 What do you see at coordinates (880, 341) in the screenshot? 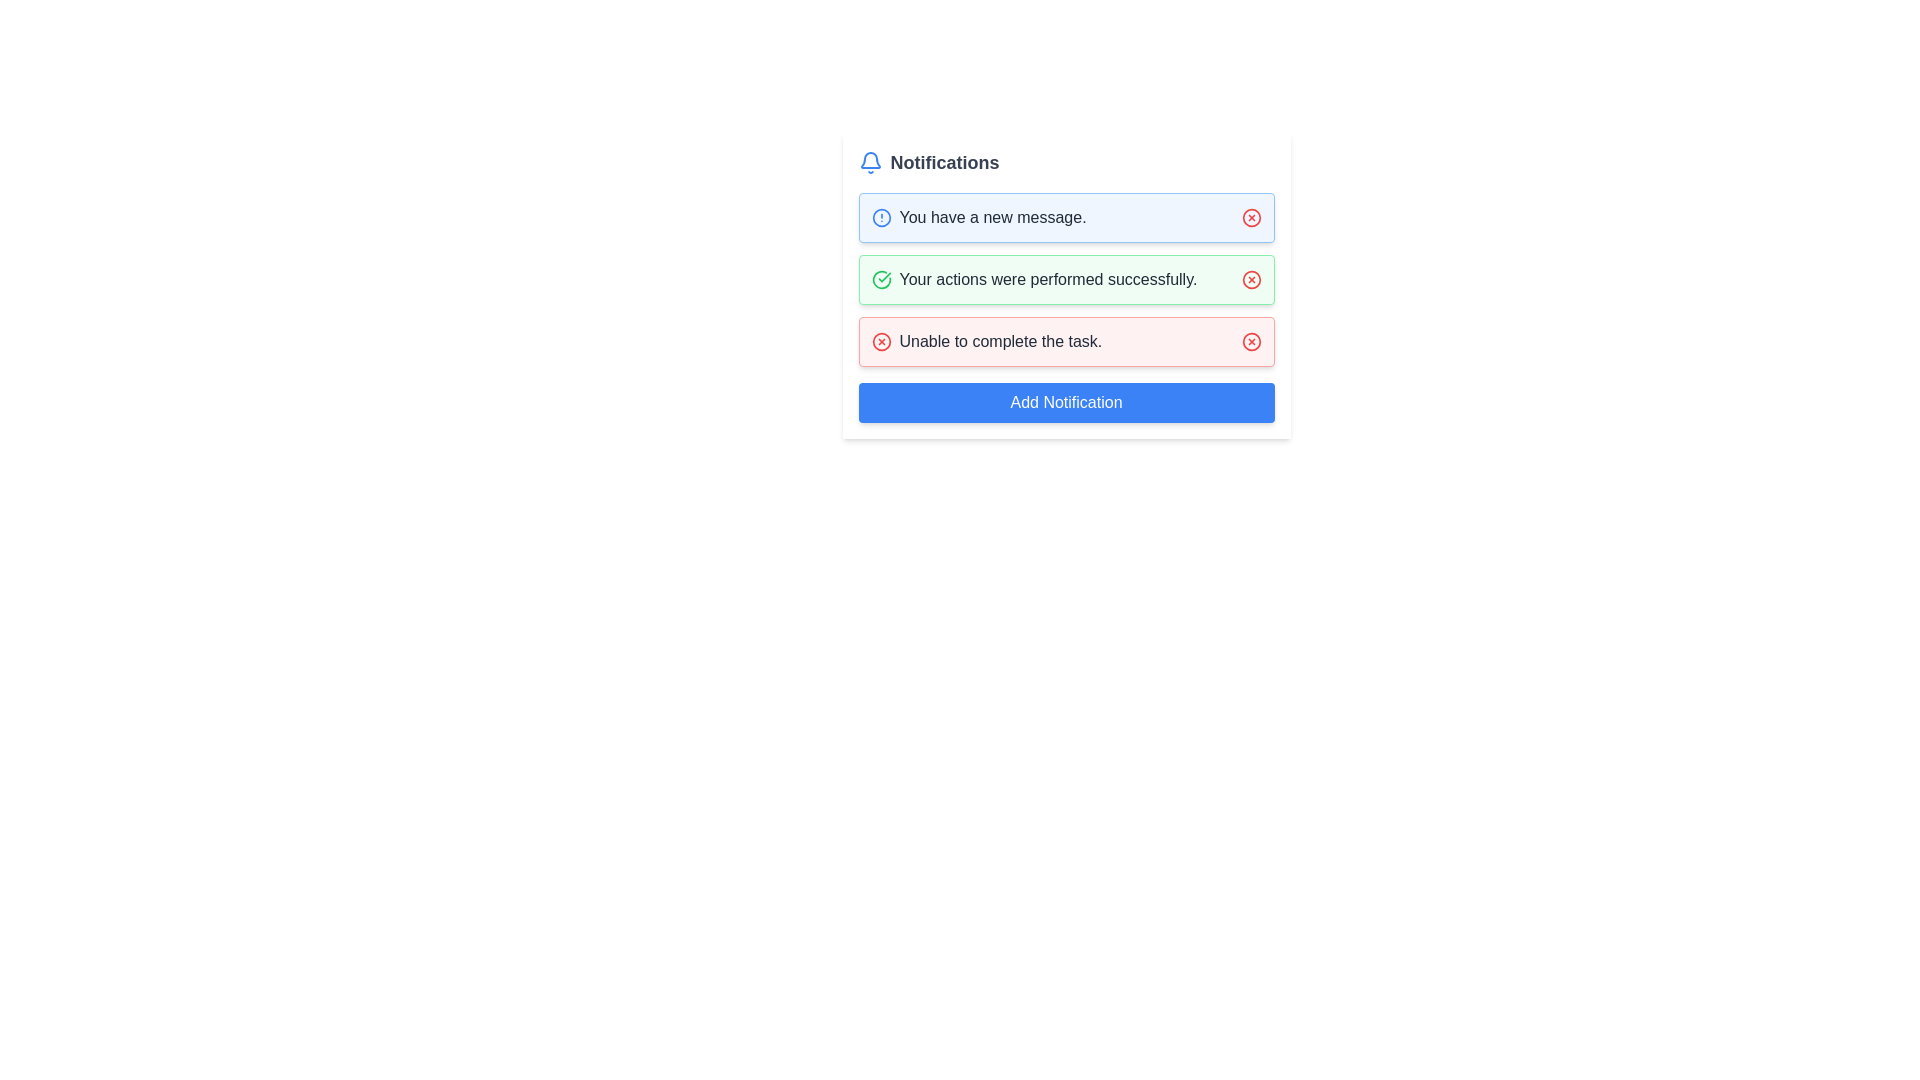
I see `the circle component graphic element that represents the outer boundary of the close button for the notification, located at the right side of the 'Unable to complete the task' notification within the third notification row` at bounding box center [880, 341].